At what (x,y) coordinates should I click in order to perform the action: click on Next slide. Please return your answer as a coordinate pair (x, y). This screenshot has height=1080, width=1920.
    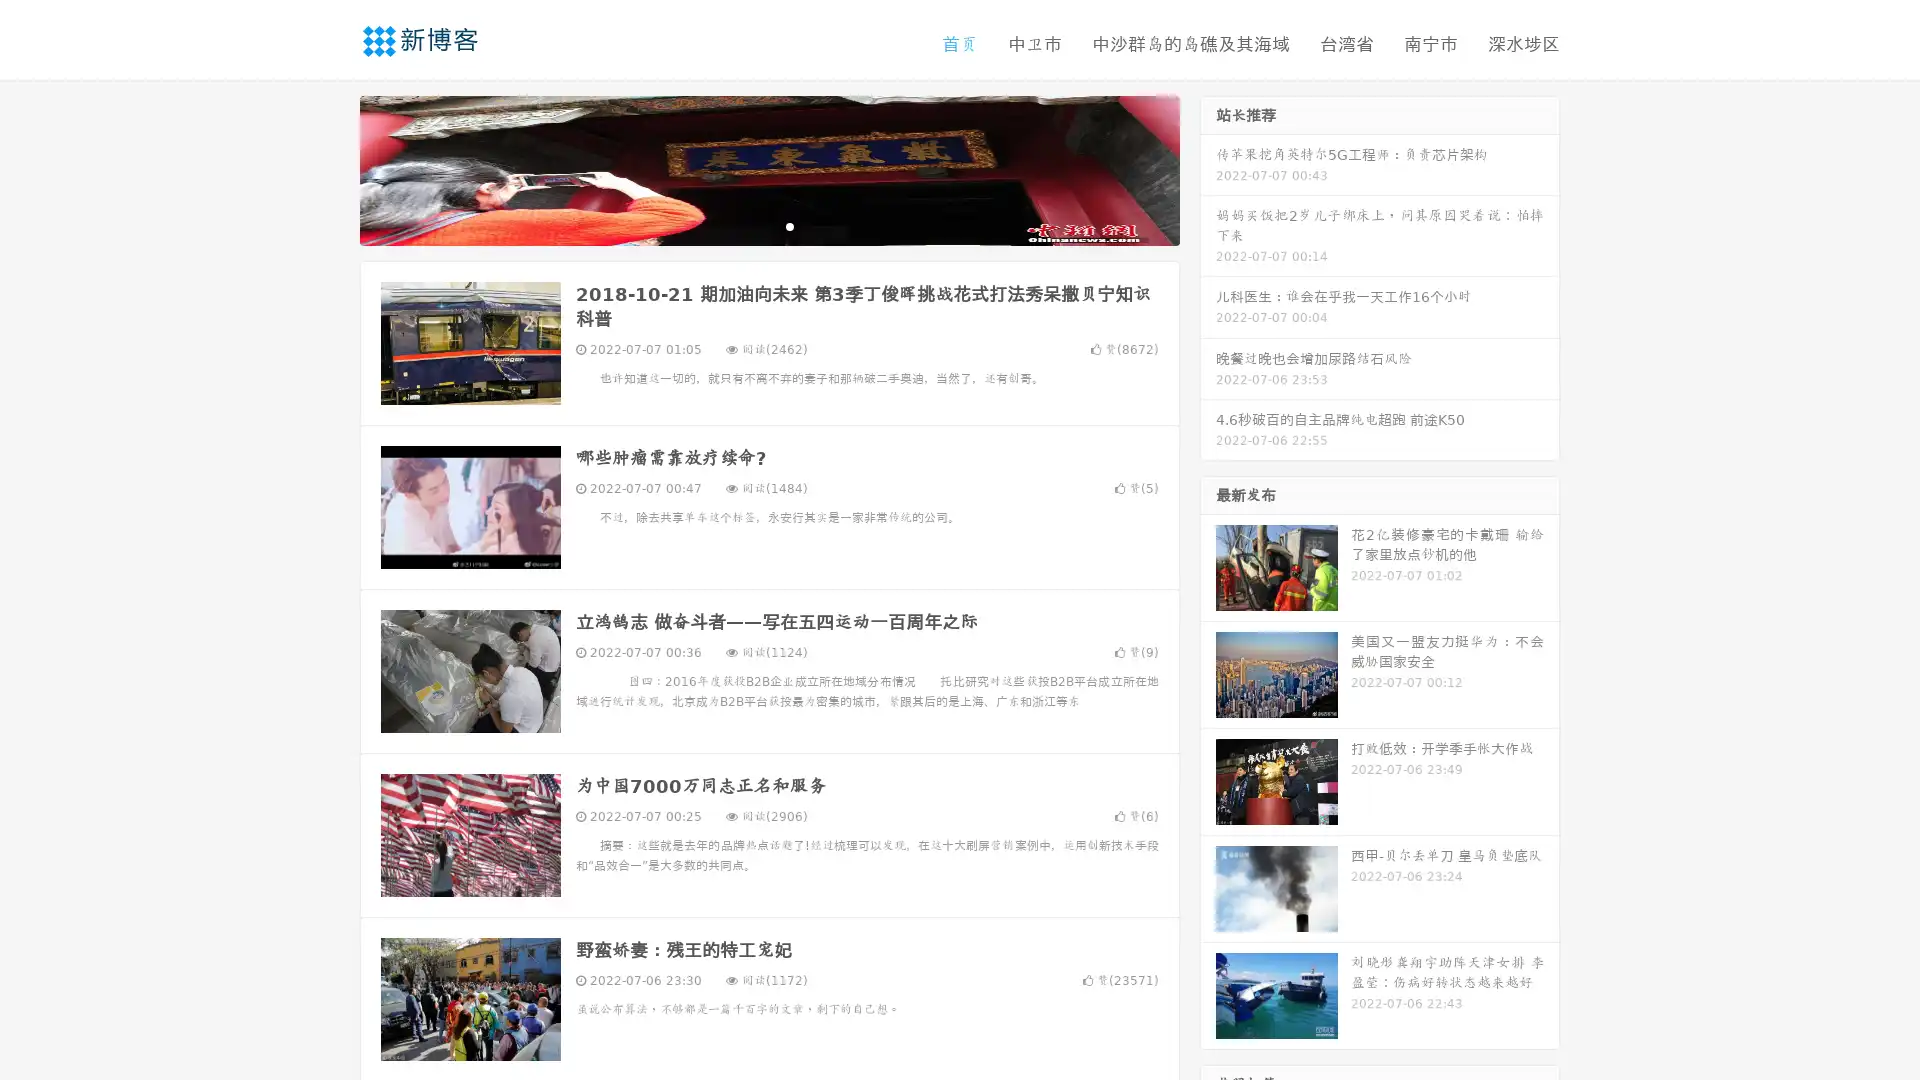
    Looking at the image, I should click on (1208, 168).